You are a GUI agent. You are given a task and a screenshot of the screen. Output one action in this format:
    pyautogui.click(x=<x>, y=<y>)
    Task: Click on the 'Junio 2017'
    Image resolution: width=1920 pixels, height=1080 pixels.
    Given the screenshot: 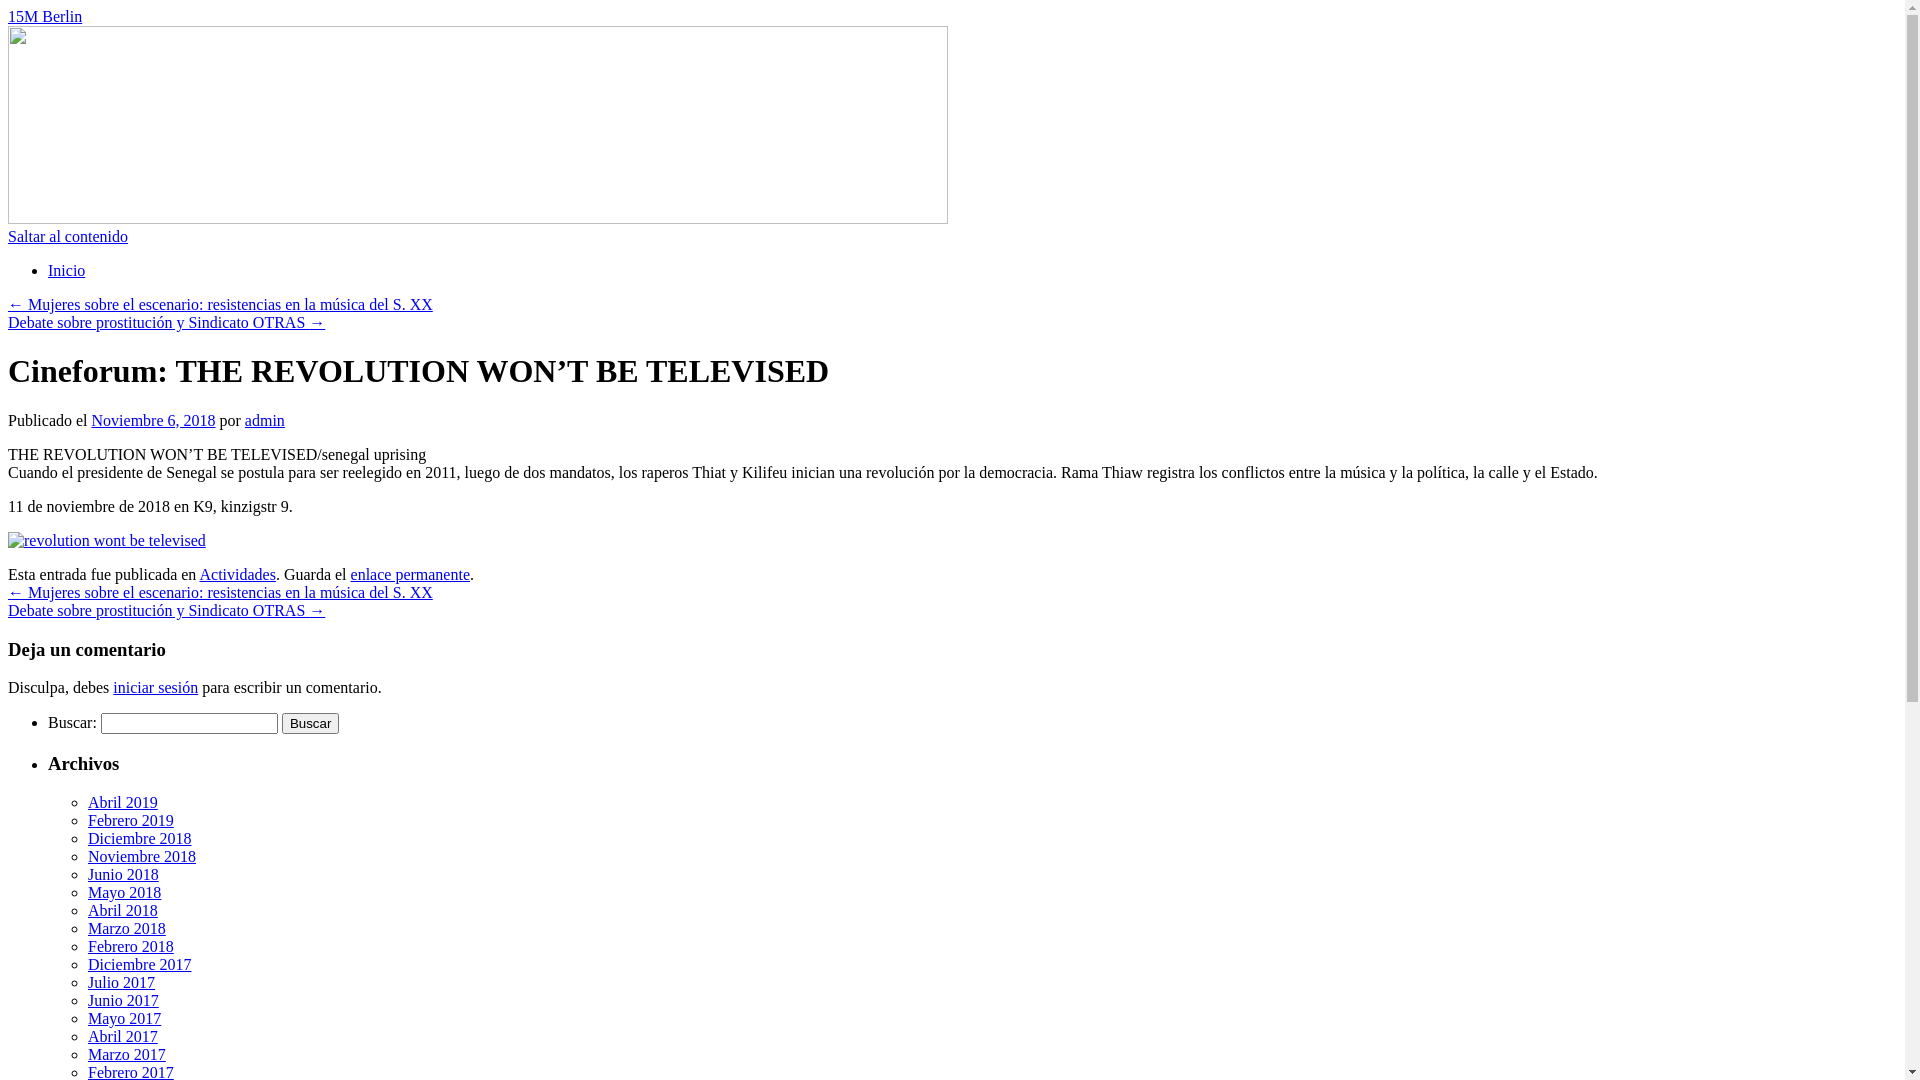 What is the action you would take?
    pyautogui.click(x=122, y=1000)
    